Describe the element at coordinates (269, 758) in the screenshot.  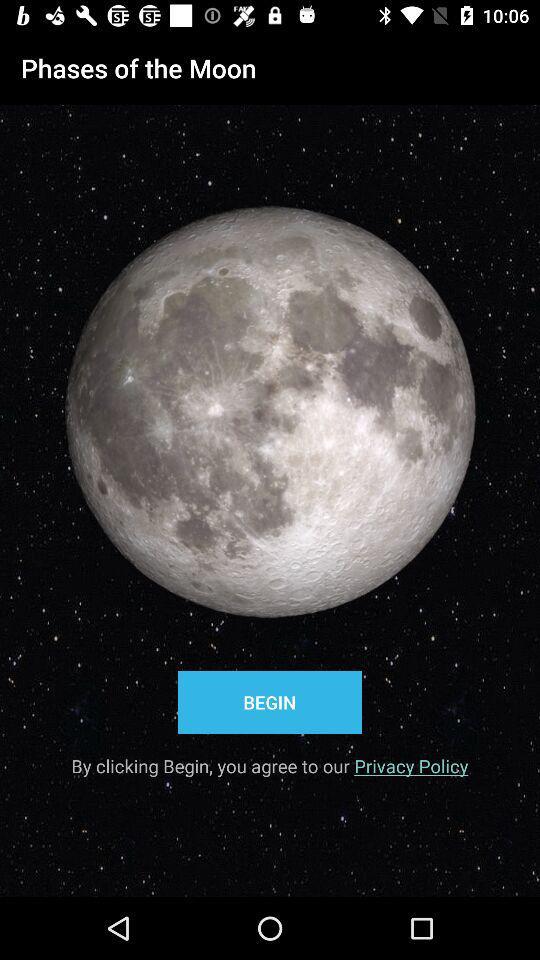
I see `by clicking begin item` at that location.